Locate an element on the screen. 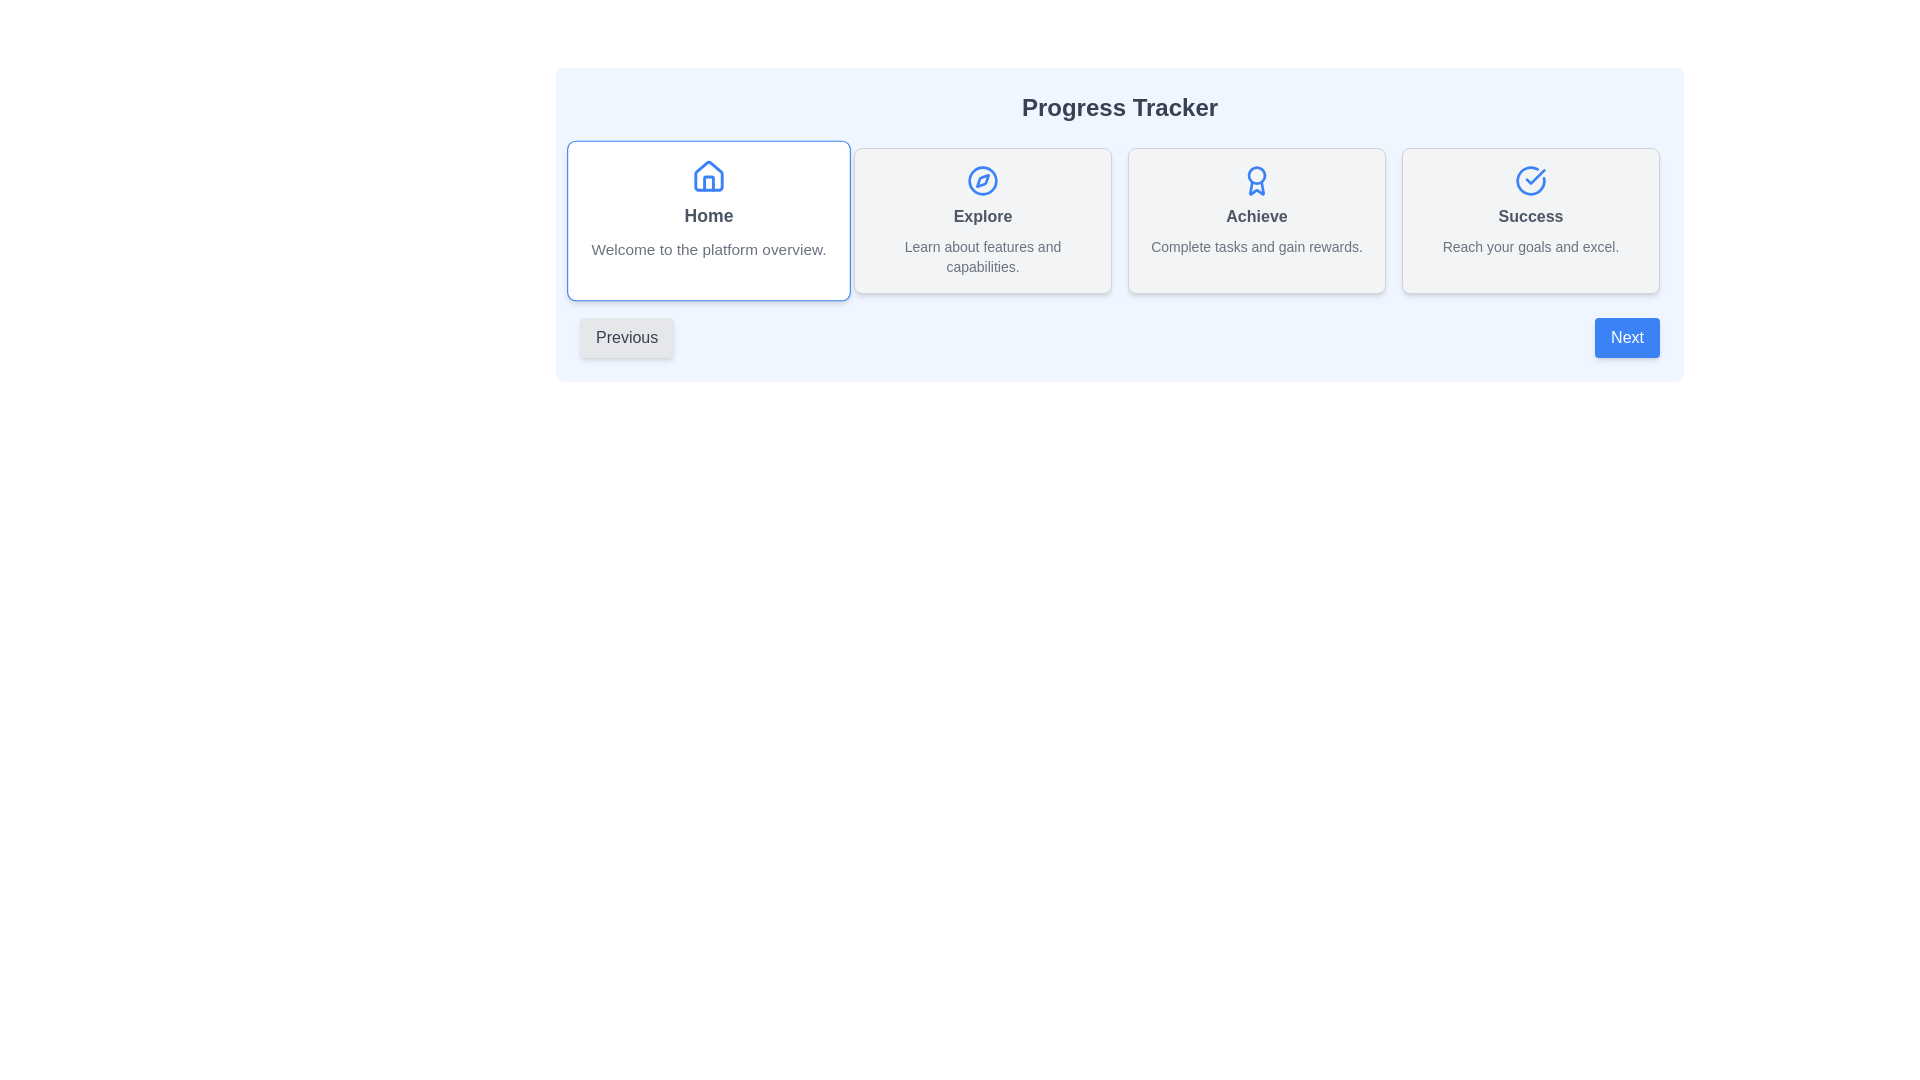  the blue checkmark icon located within the 'Success' card in the Progress Tracker section is located at coordinates (1534, 176).